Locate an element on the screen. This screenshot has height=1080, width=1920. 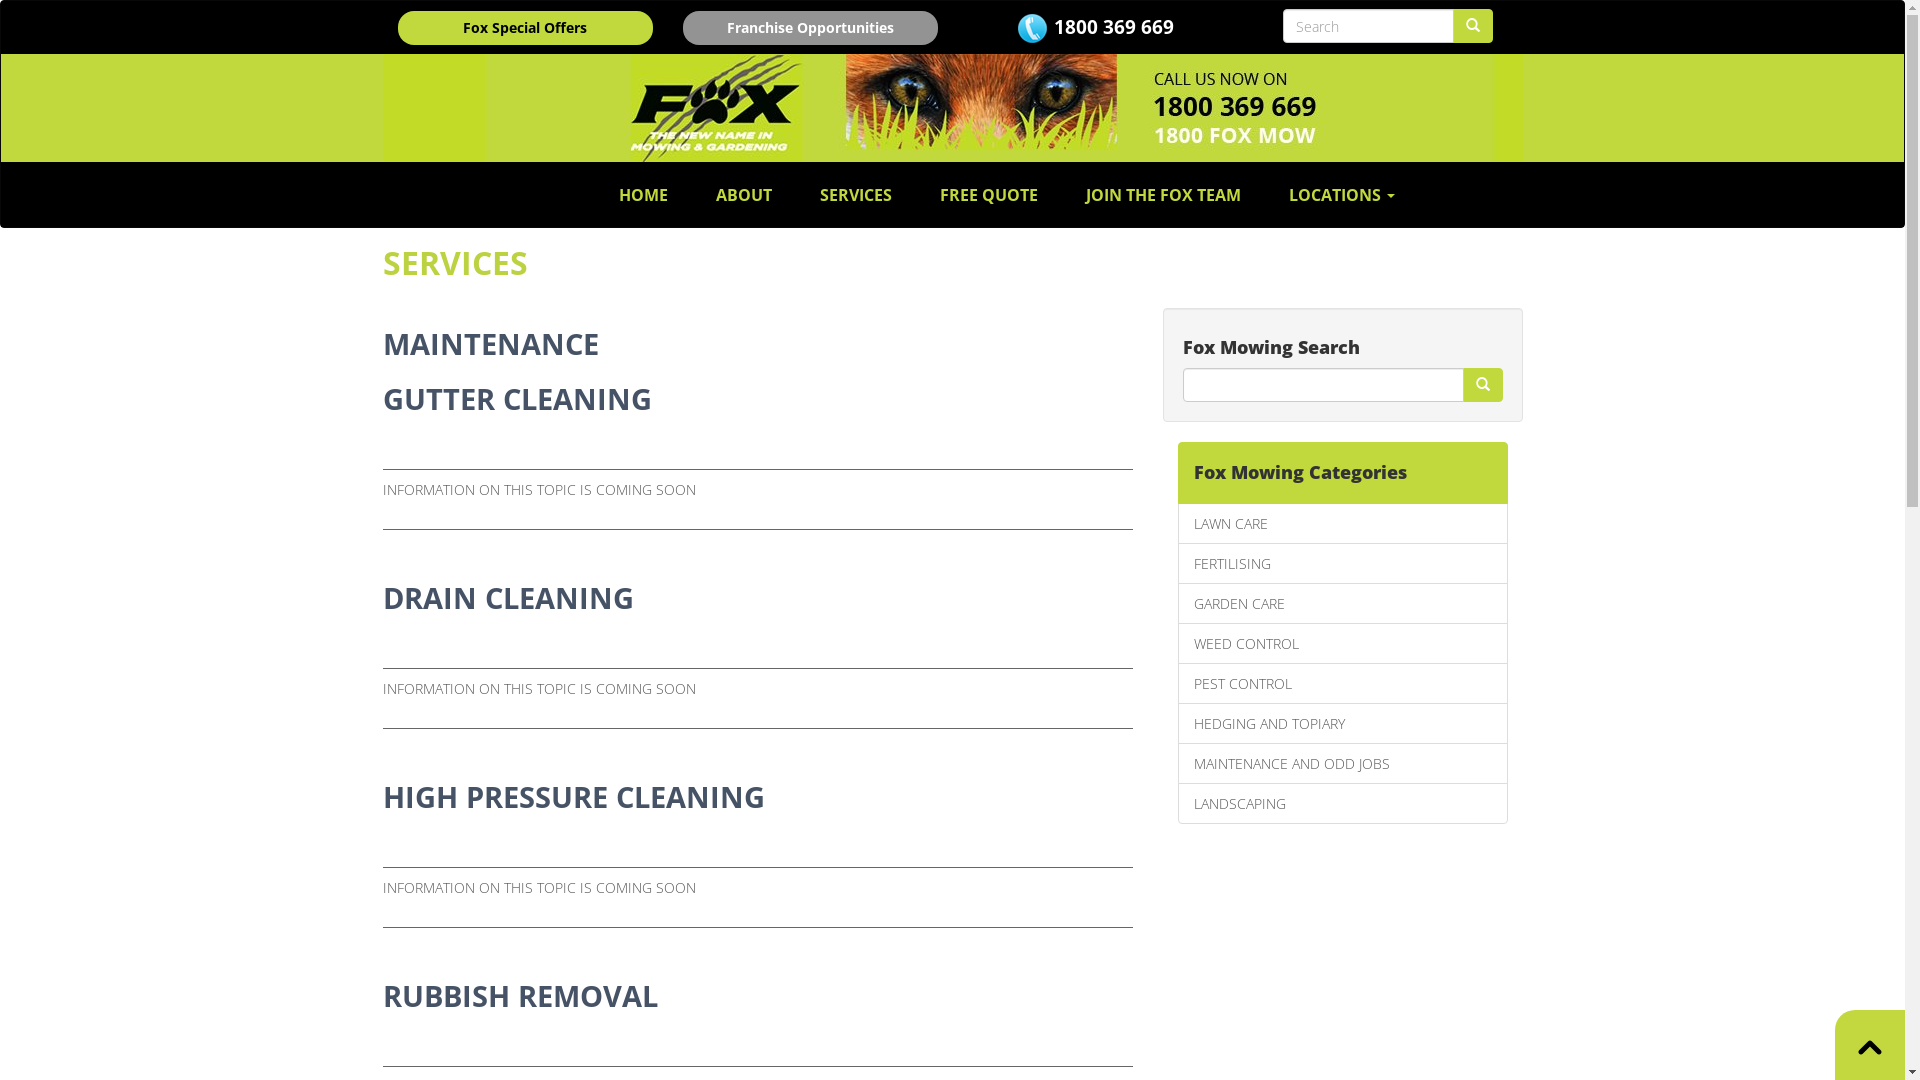
'GARDEN CARE' is located at coordinates (1177, 602).